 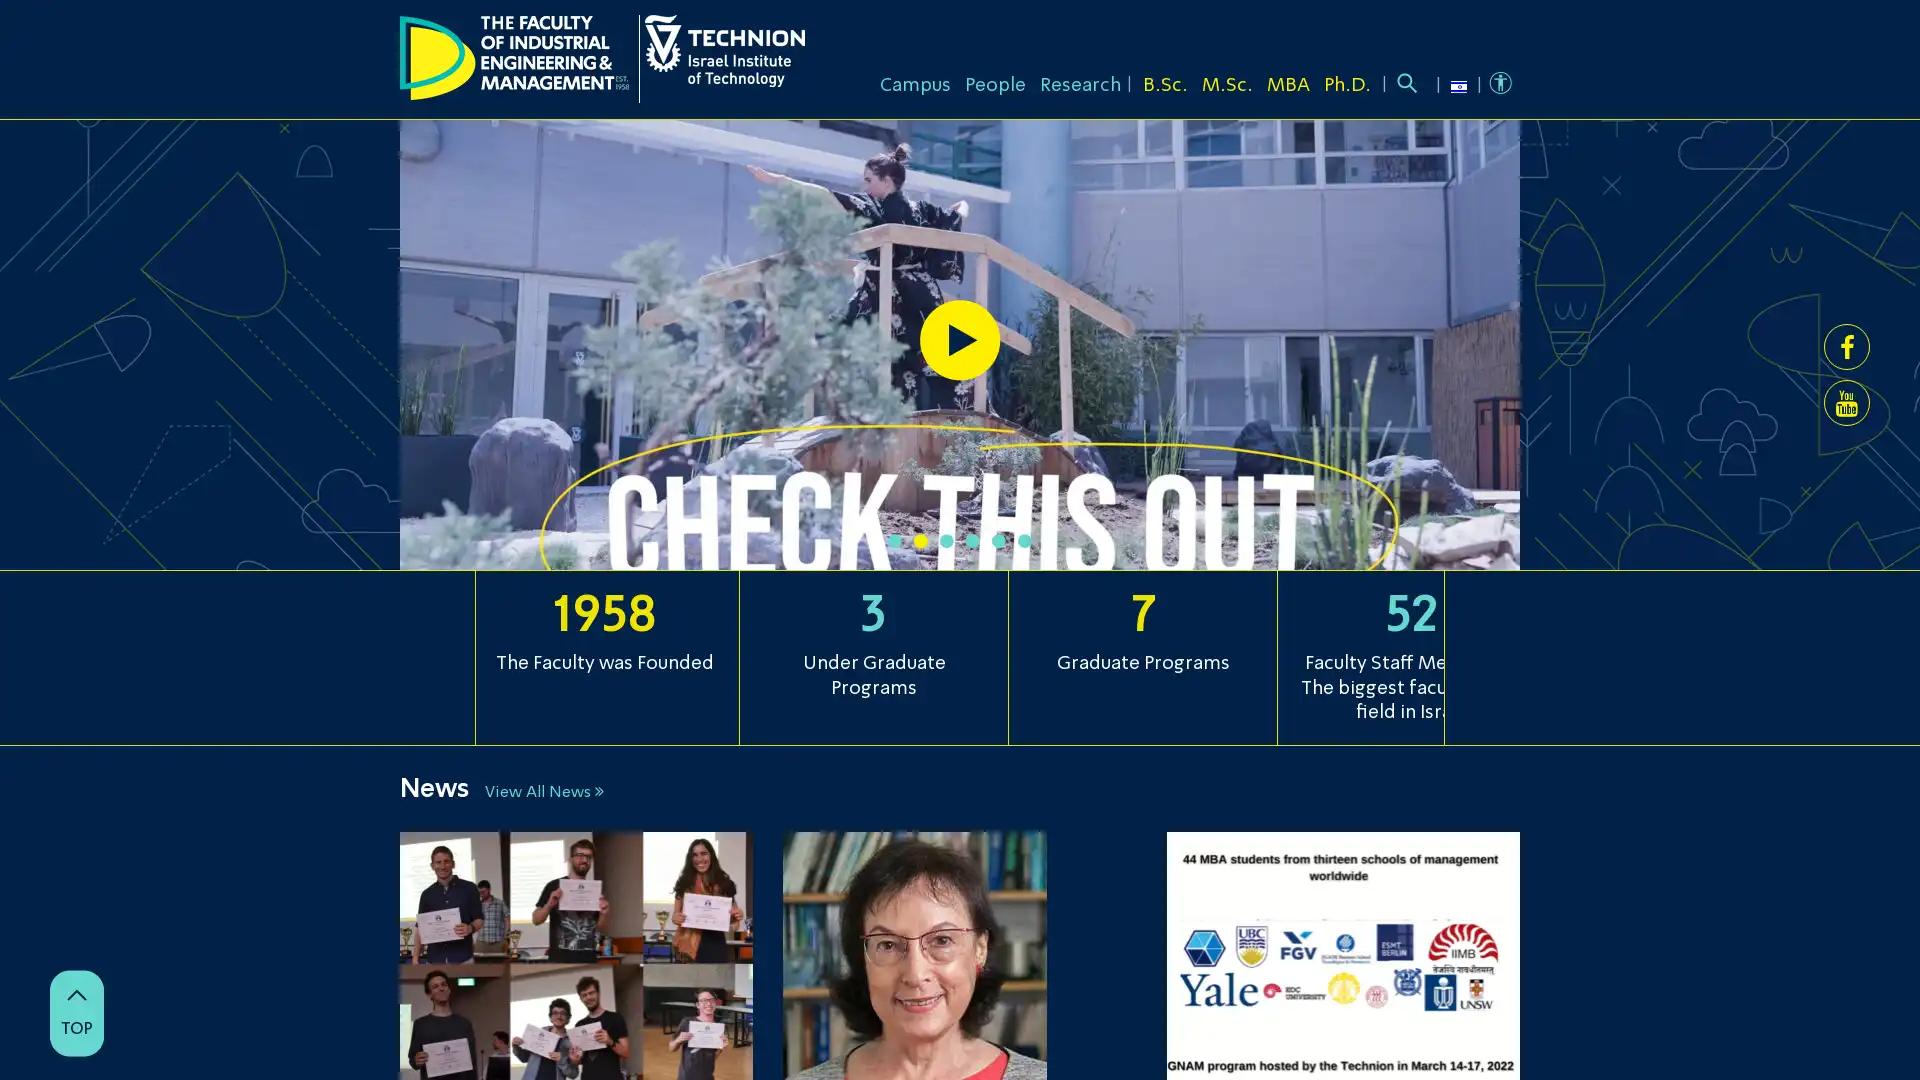 What do you see at coordinates (1025, 540) in the screenshot?
I see `6` at bounding box center [1025, 540].